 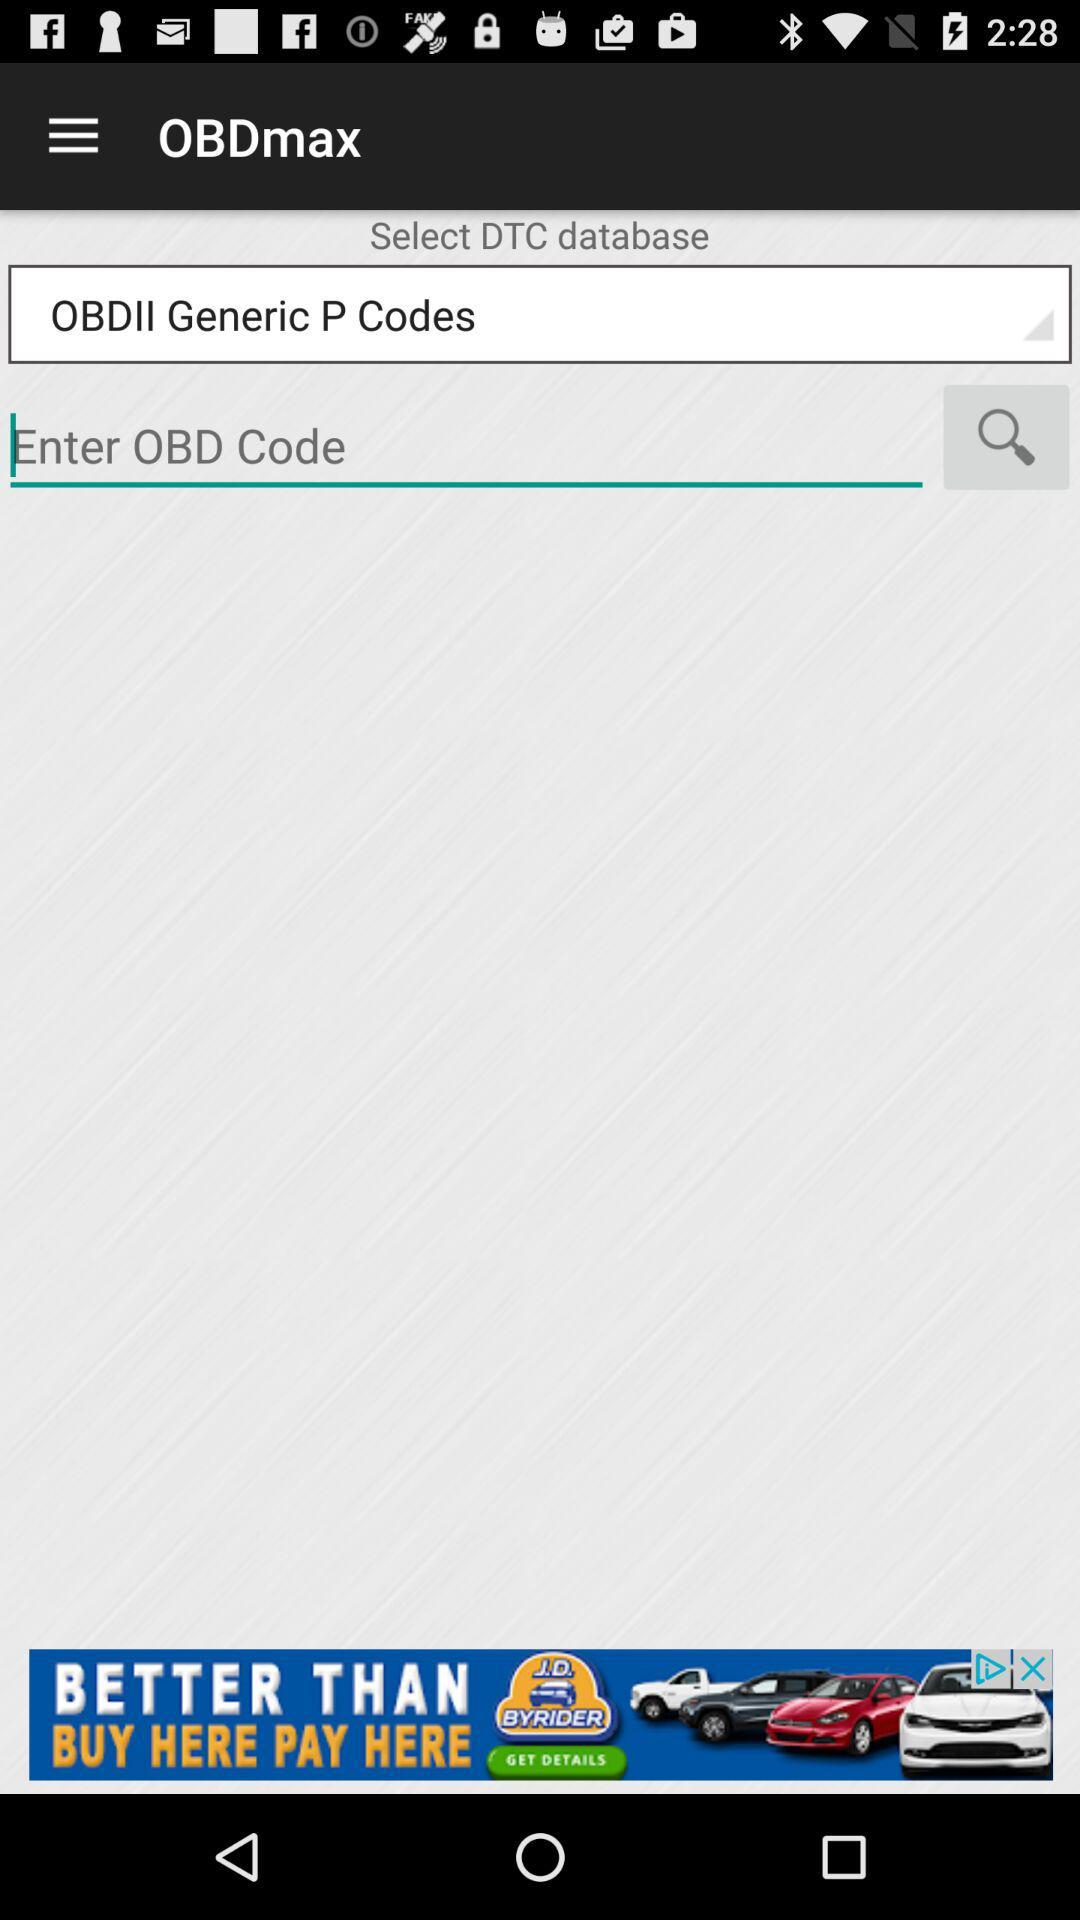 I want to click on advertisement, so click(x=466, y=445).